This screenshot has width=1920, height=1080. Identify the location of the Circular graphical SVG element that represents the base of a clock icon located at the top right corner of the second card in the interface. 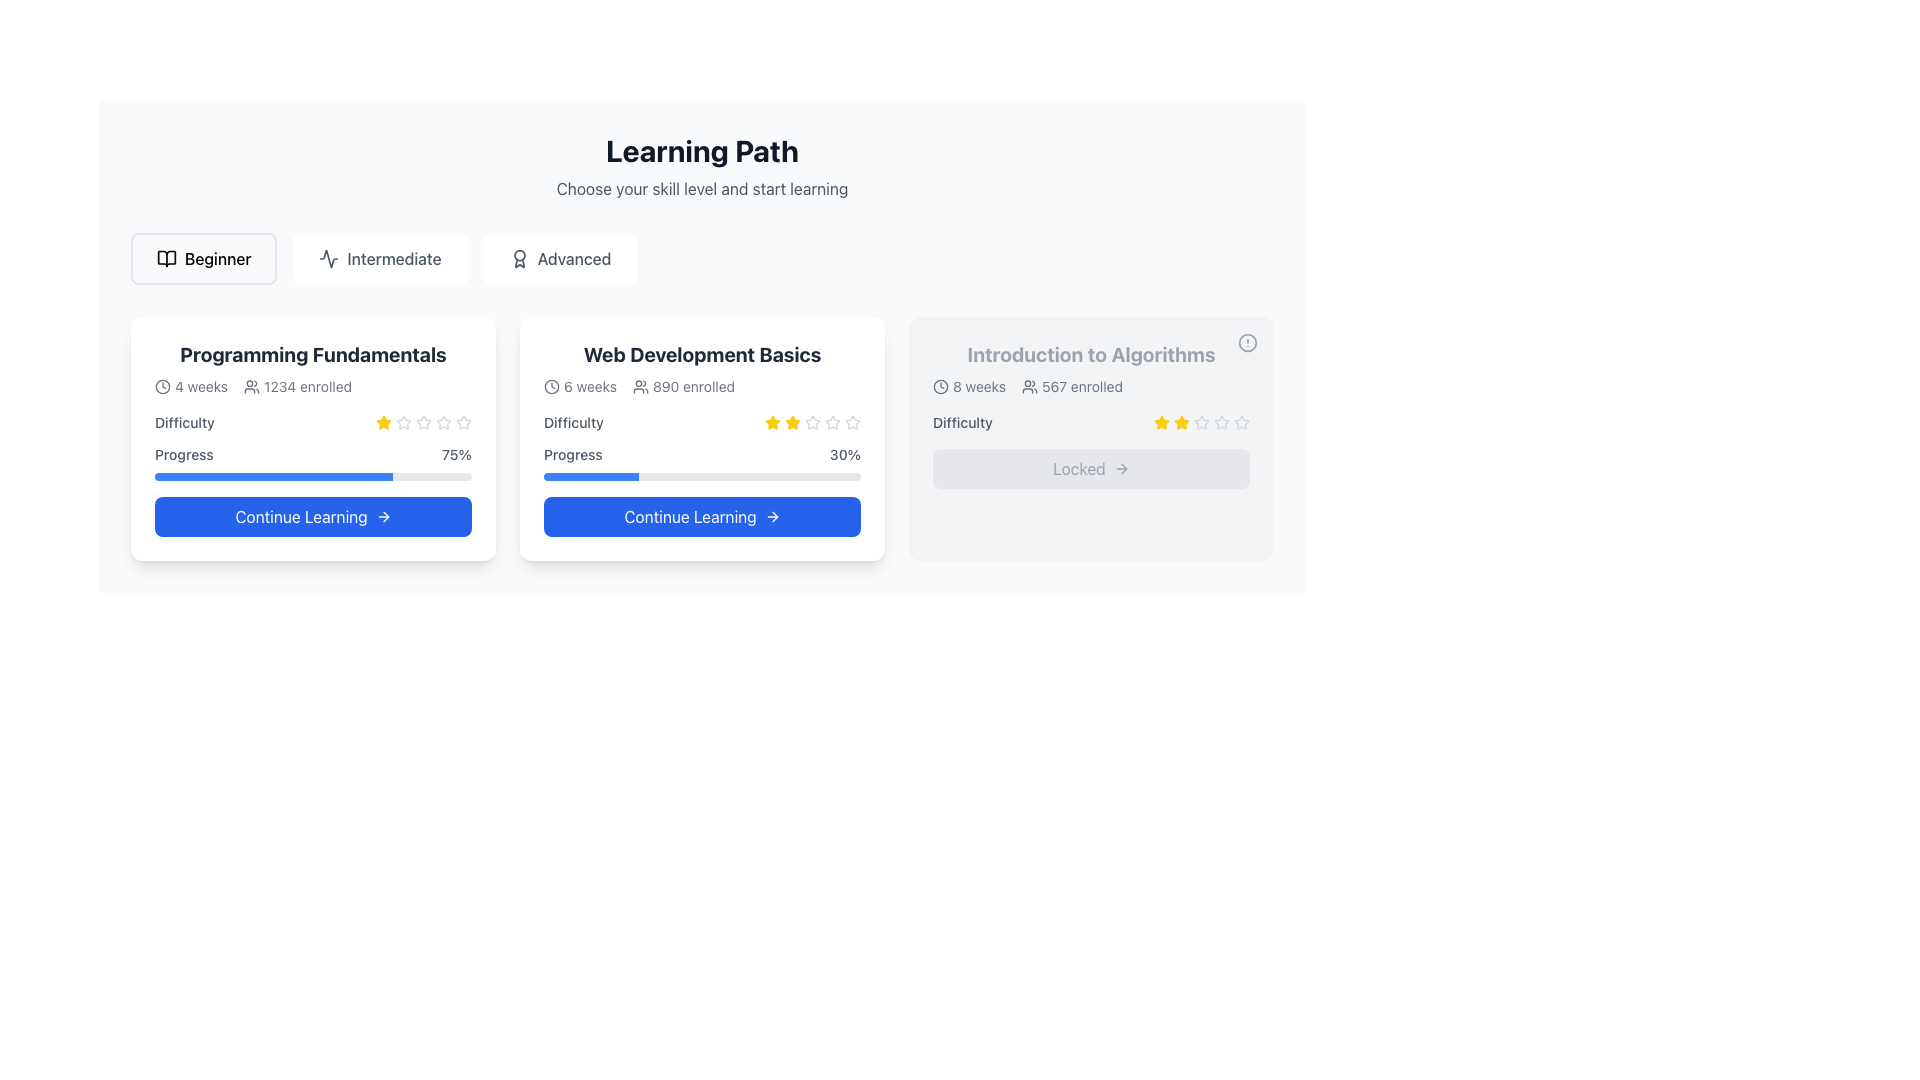
(552, 386).